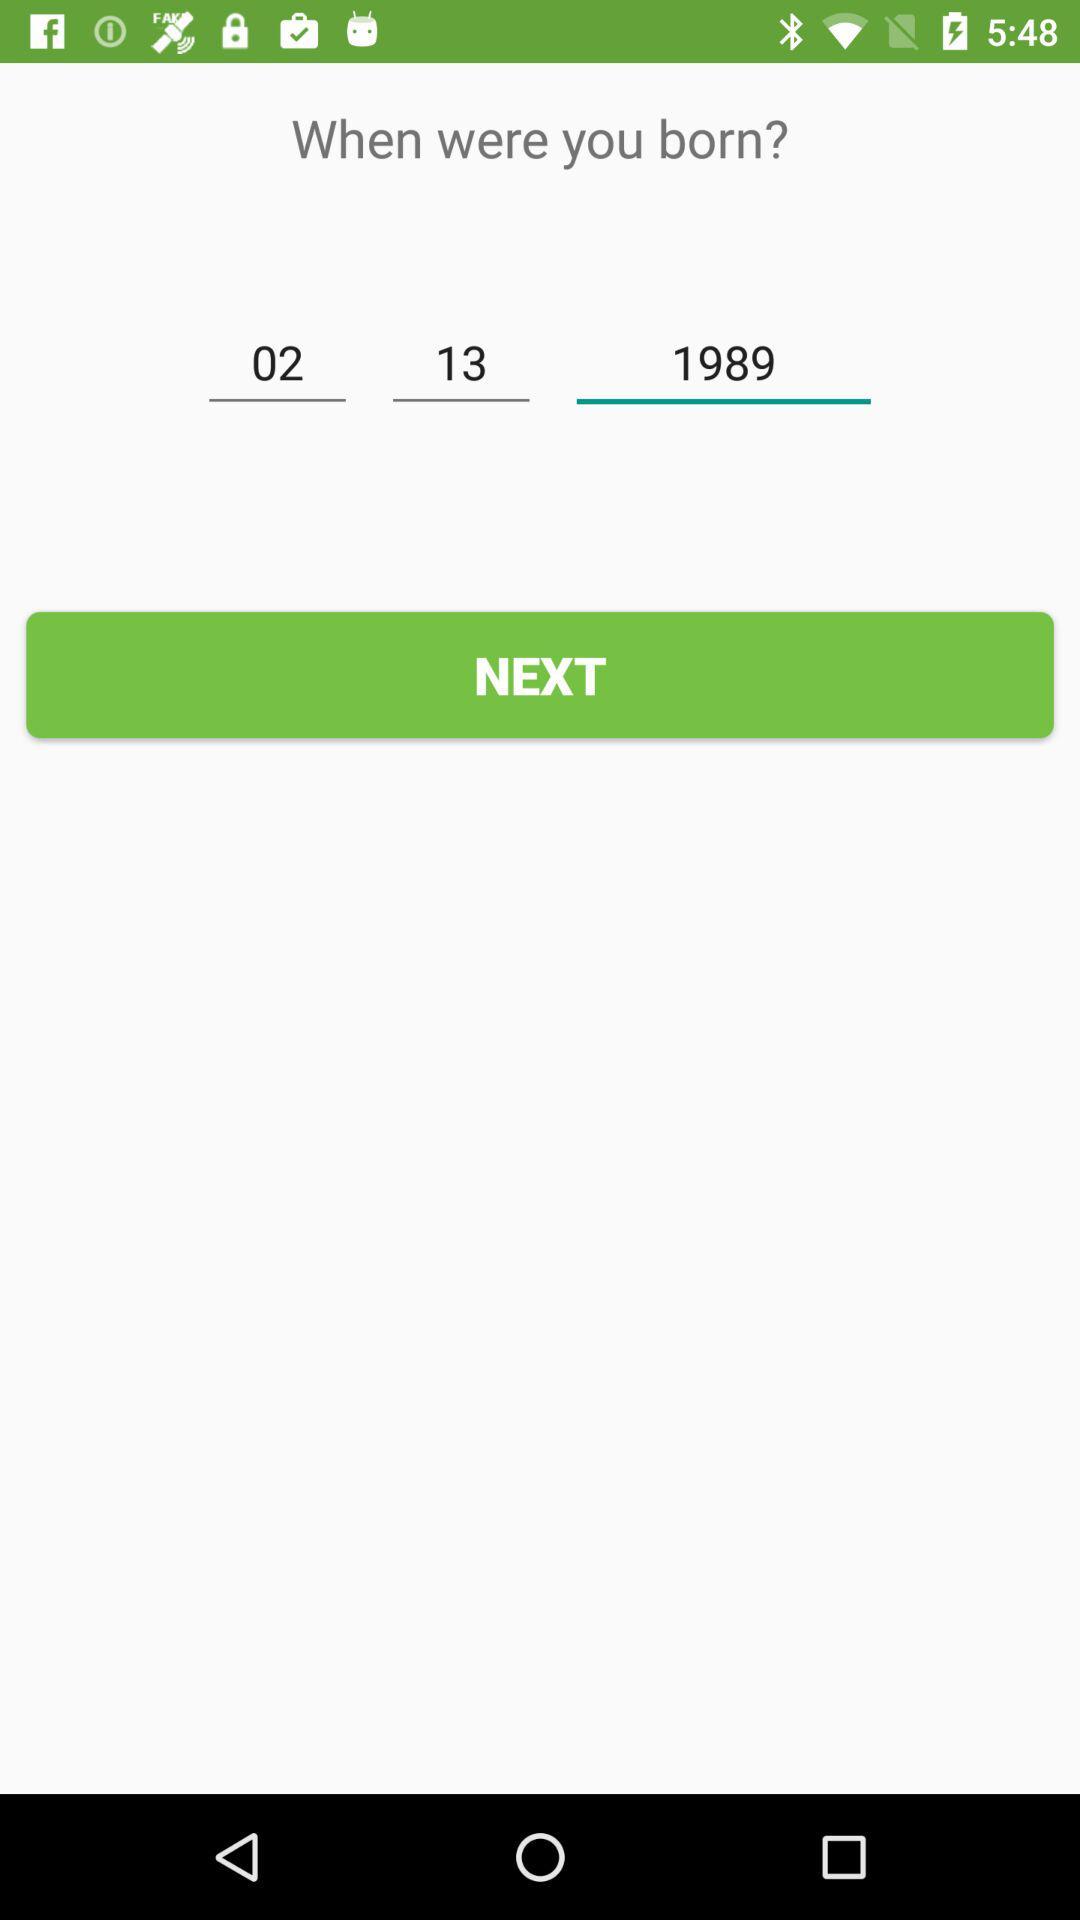 The image size is (1080, 1920). Describe the element at coordinates (723, 363) in the screenshot. I see `item next to 13 item` at that location.